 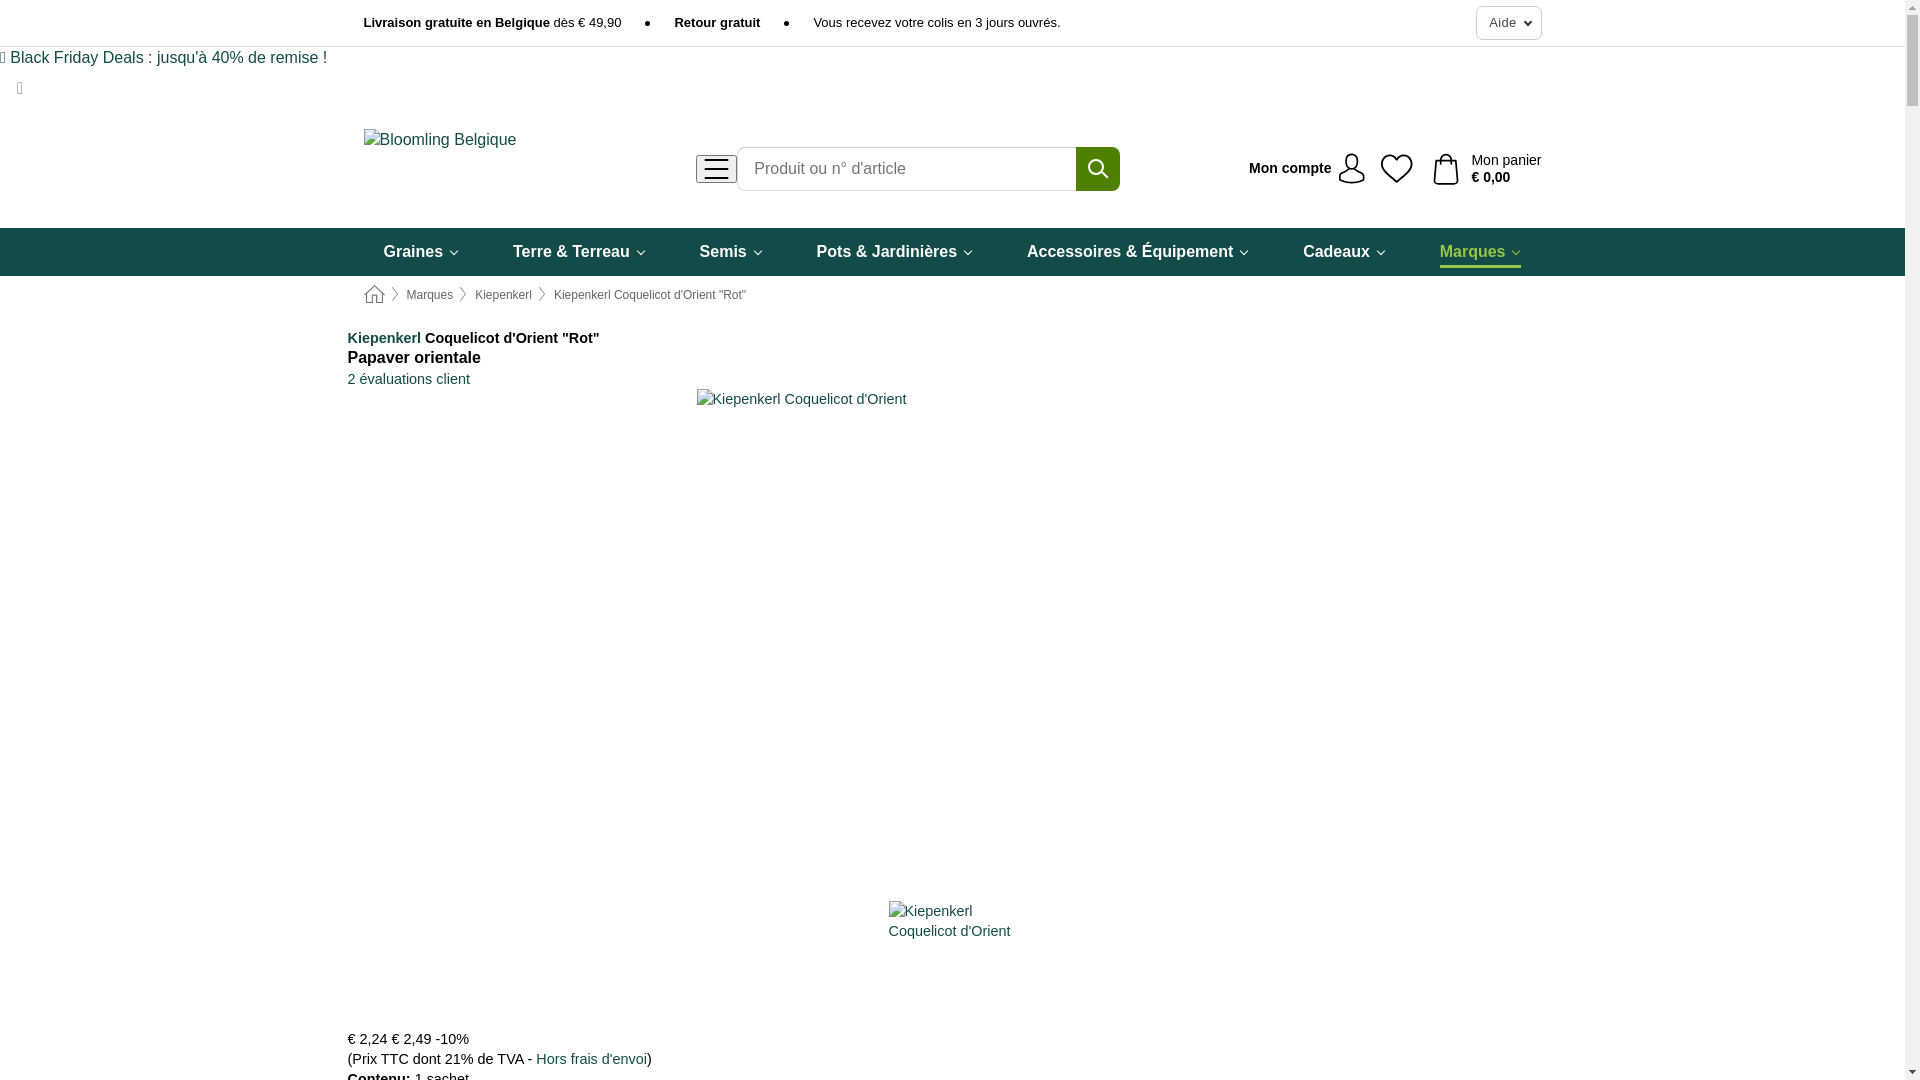 I want to click on 'Kiepenkerl Coquelicot d'Orient "Rot"', so click(x=649, y=294).